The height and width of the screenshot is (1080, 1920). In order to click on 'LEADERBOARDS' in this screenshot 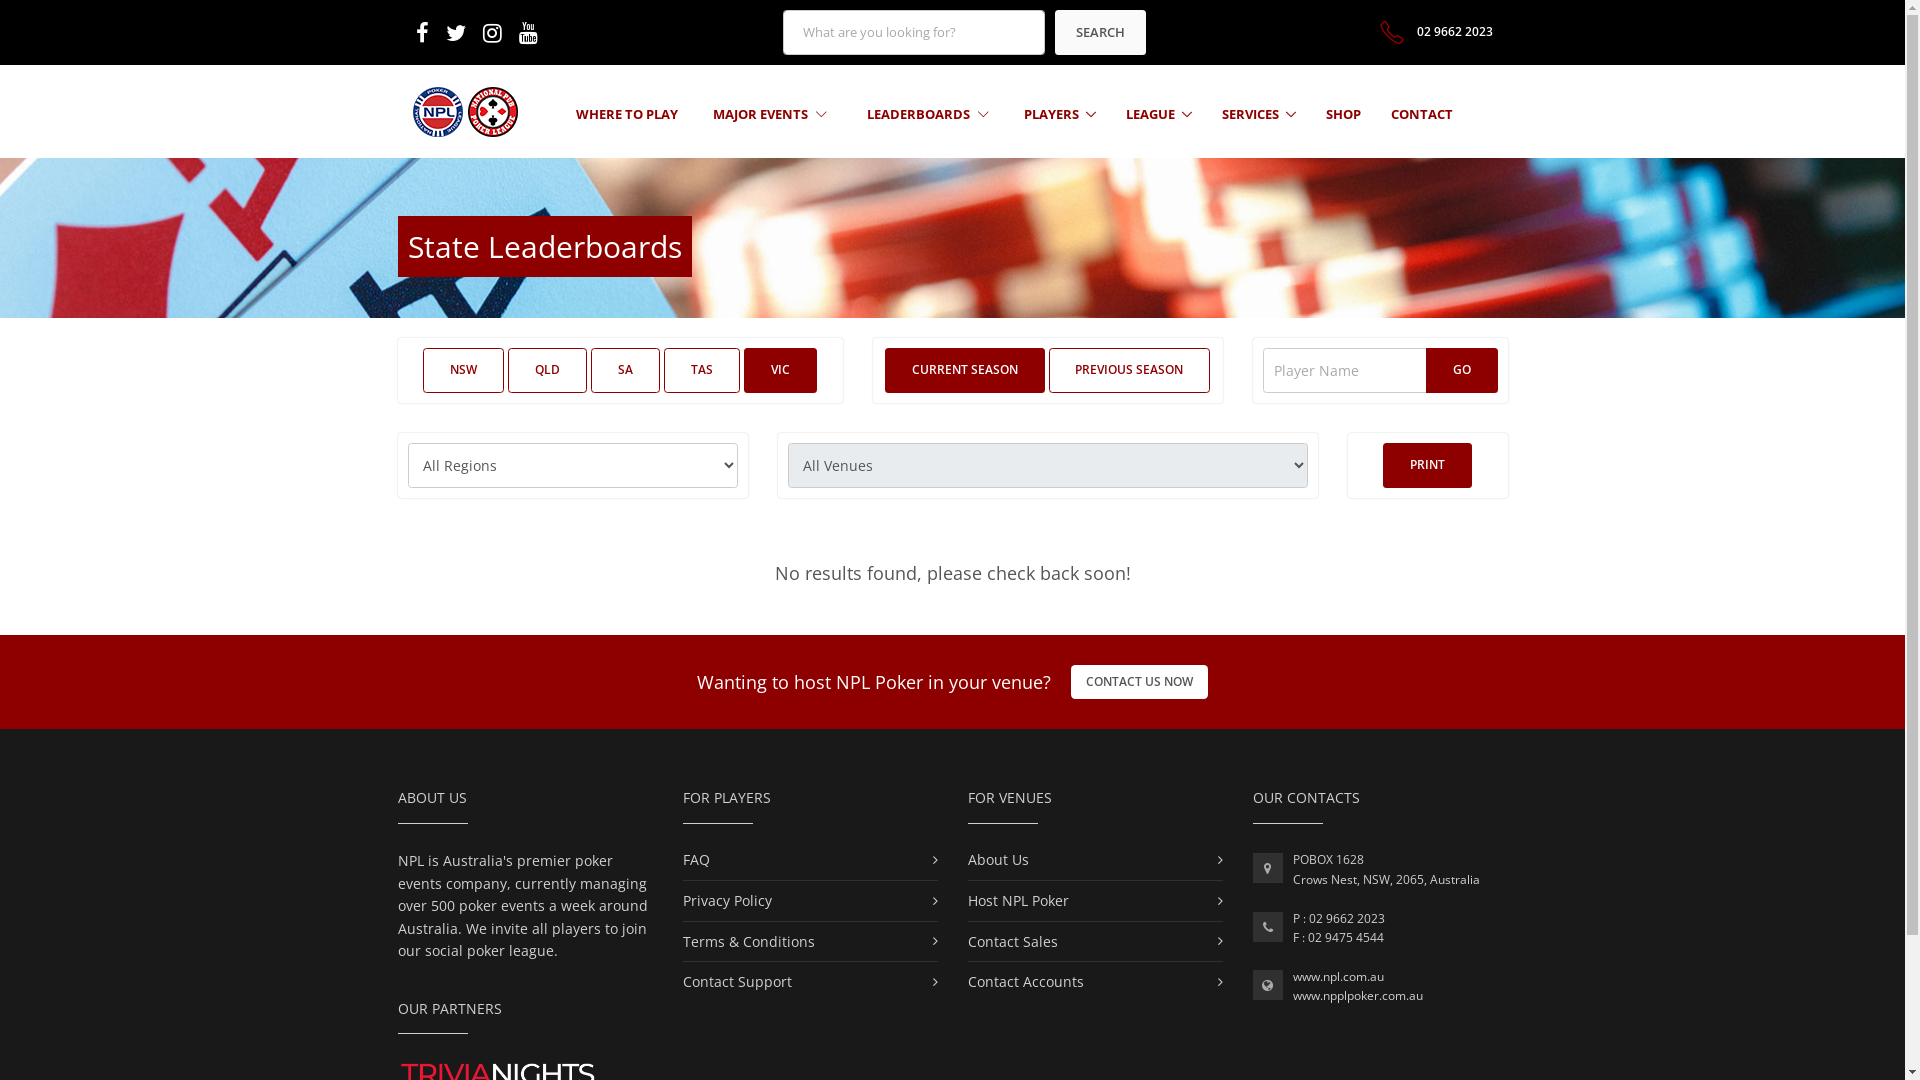, I will do `click(926, 114)`.